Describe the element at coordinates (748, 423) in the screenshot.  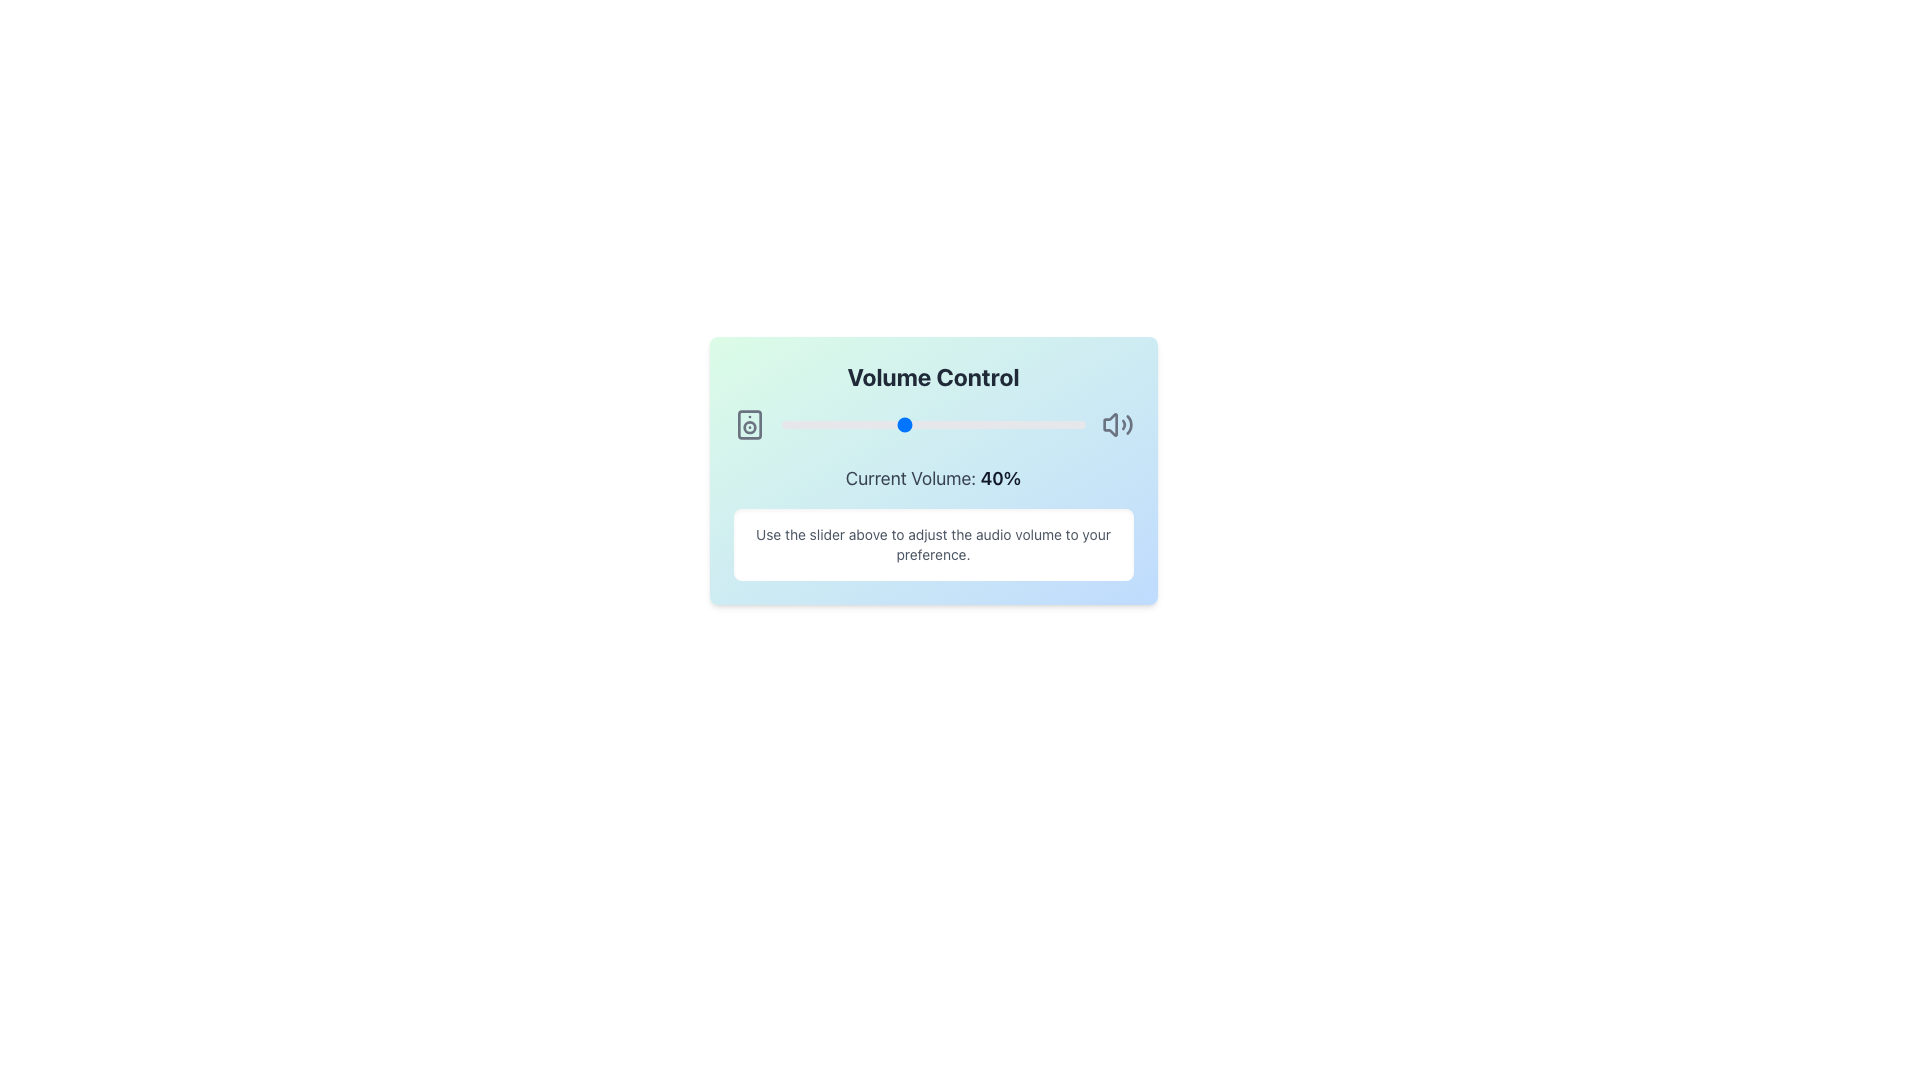
I see `the speaker icon, which is styled with a circular center and a dot, located within a card interface on the left edge` at that location.